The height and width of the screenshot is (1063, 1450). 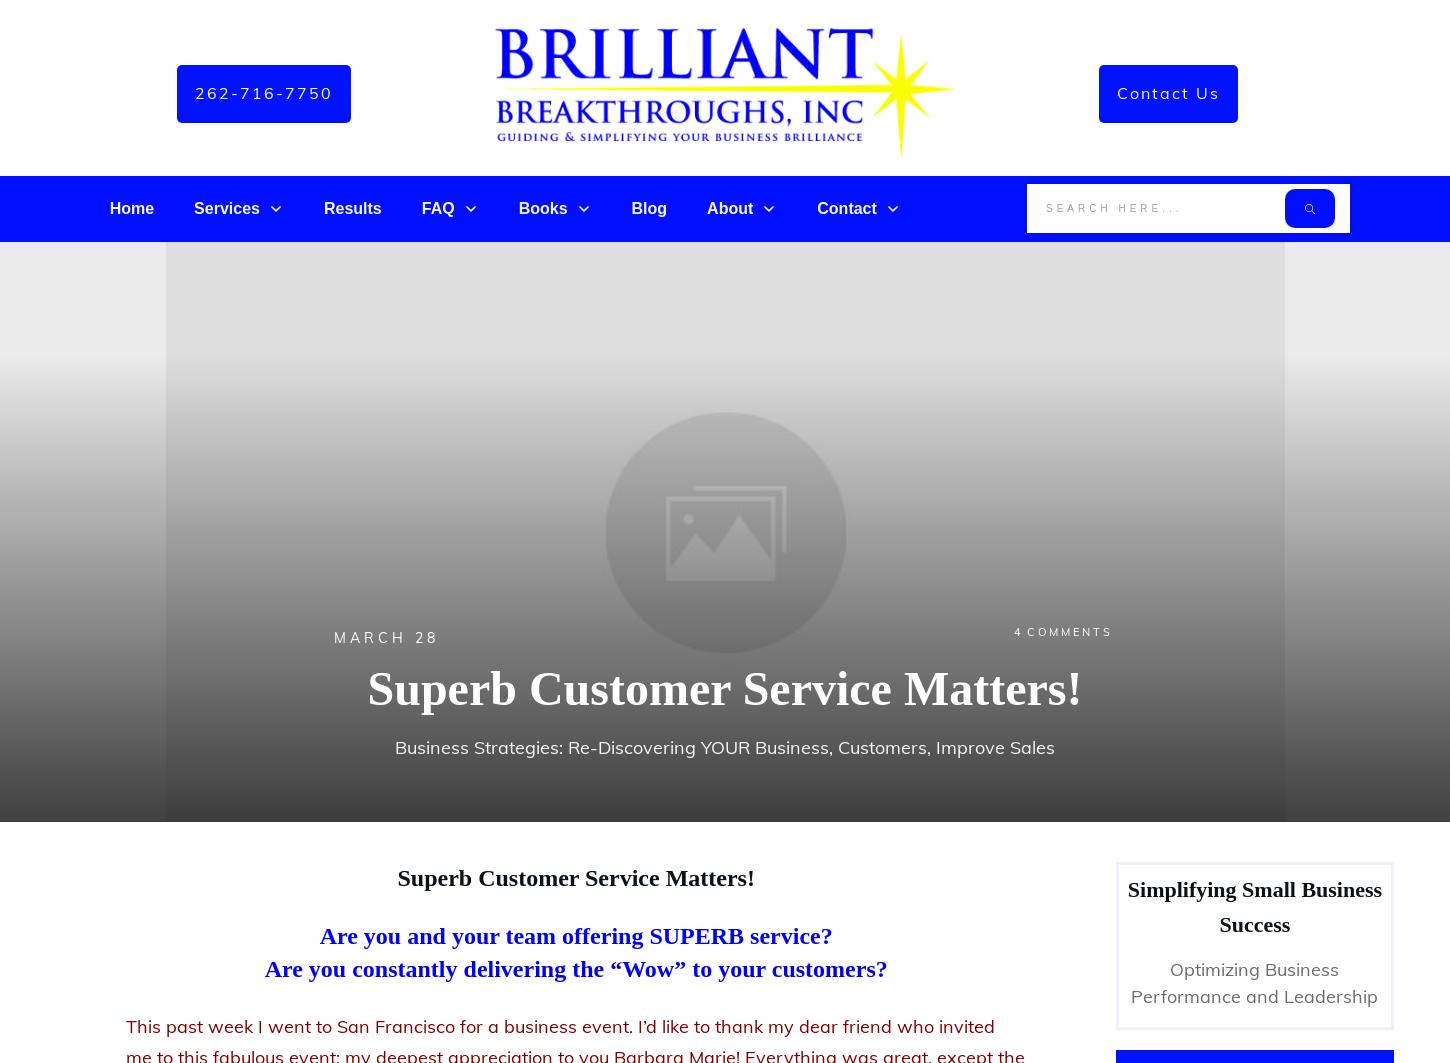 What do you see at coordinates (130, 208) in the screenshot?
I see `'Home'` at bounding box center [130, 208].